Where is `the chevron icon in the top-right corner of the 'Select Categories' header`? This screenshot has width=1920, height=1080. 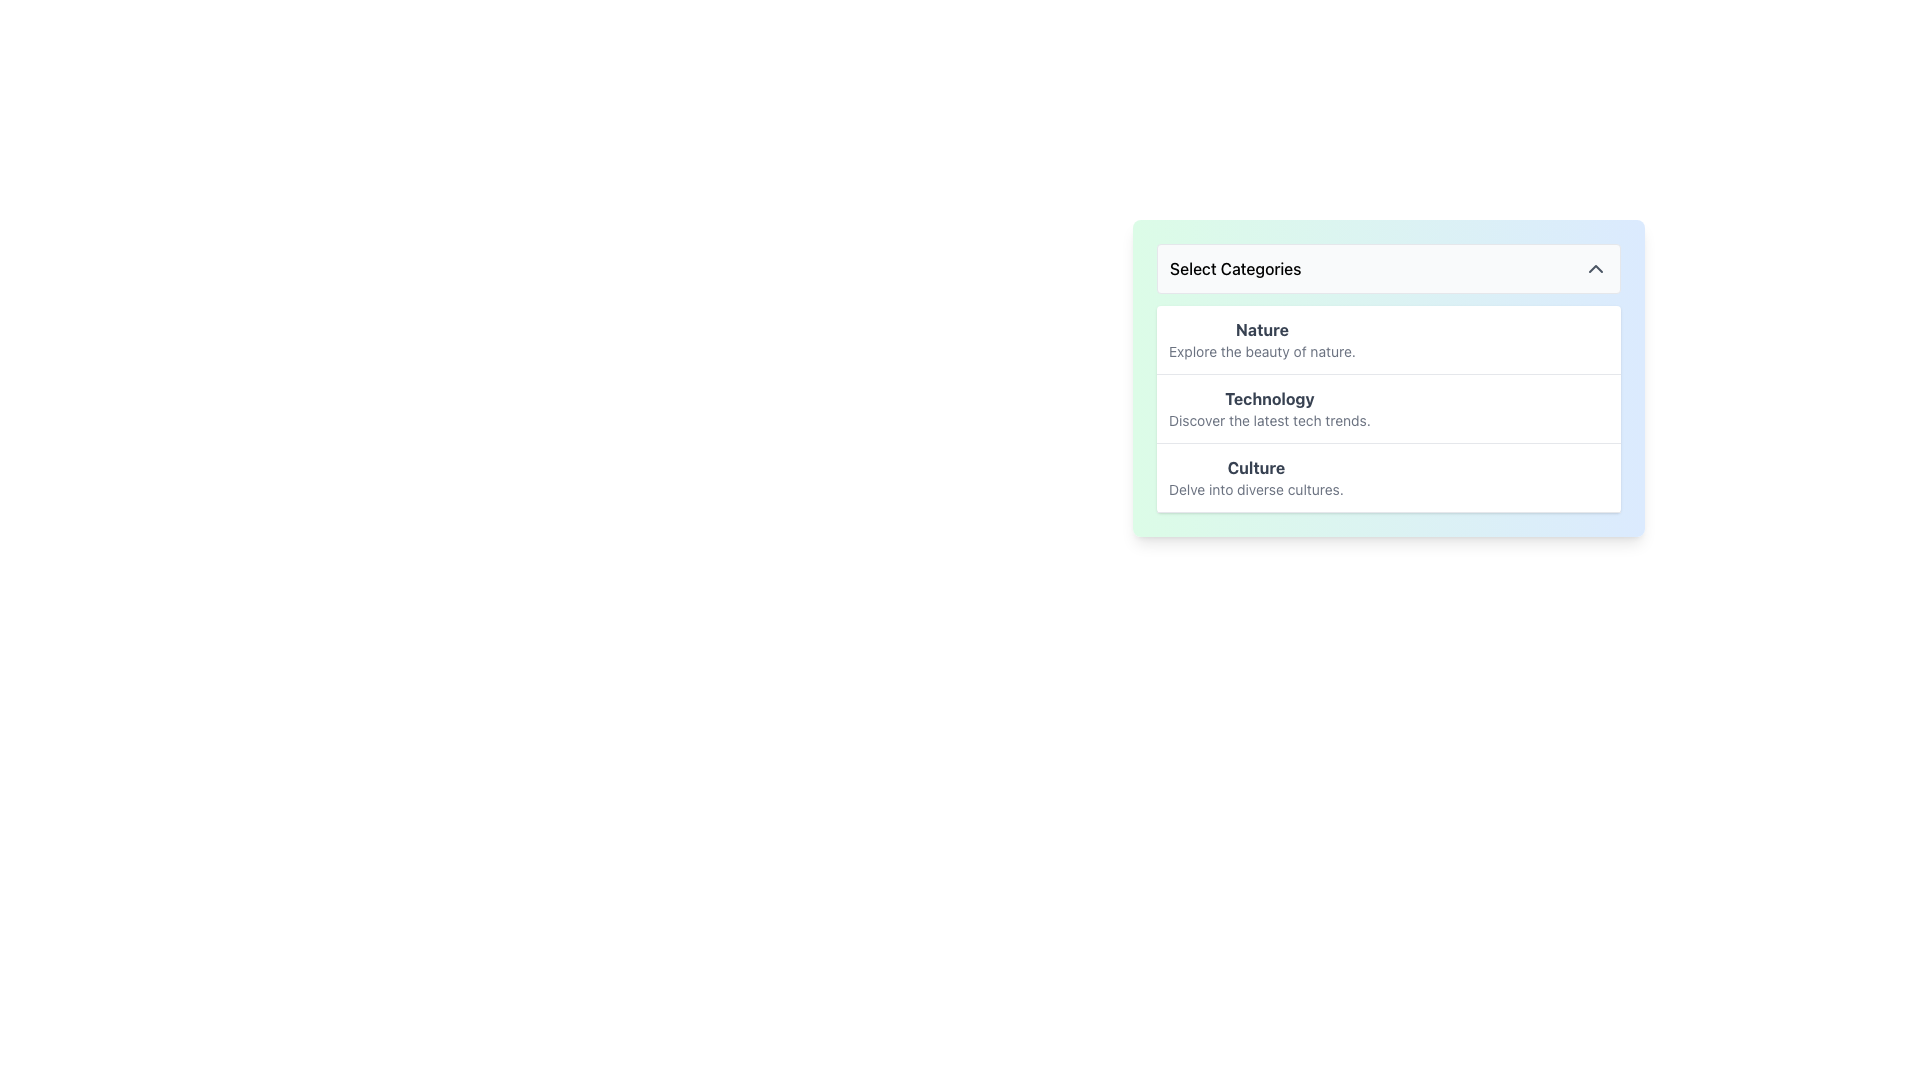 the chevron icon in the top-right corner of the 'Select Categories' header is located at coordinates (1595, 268).